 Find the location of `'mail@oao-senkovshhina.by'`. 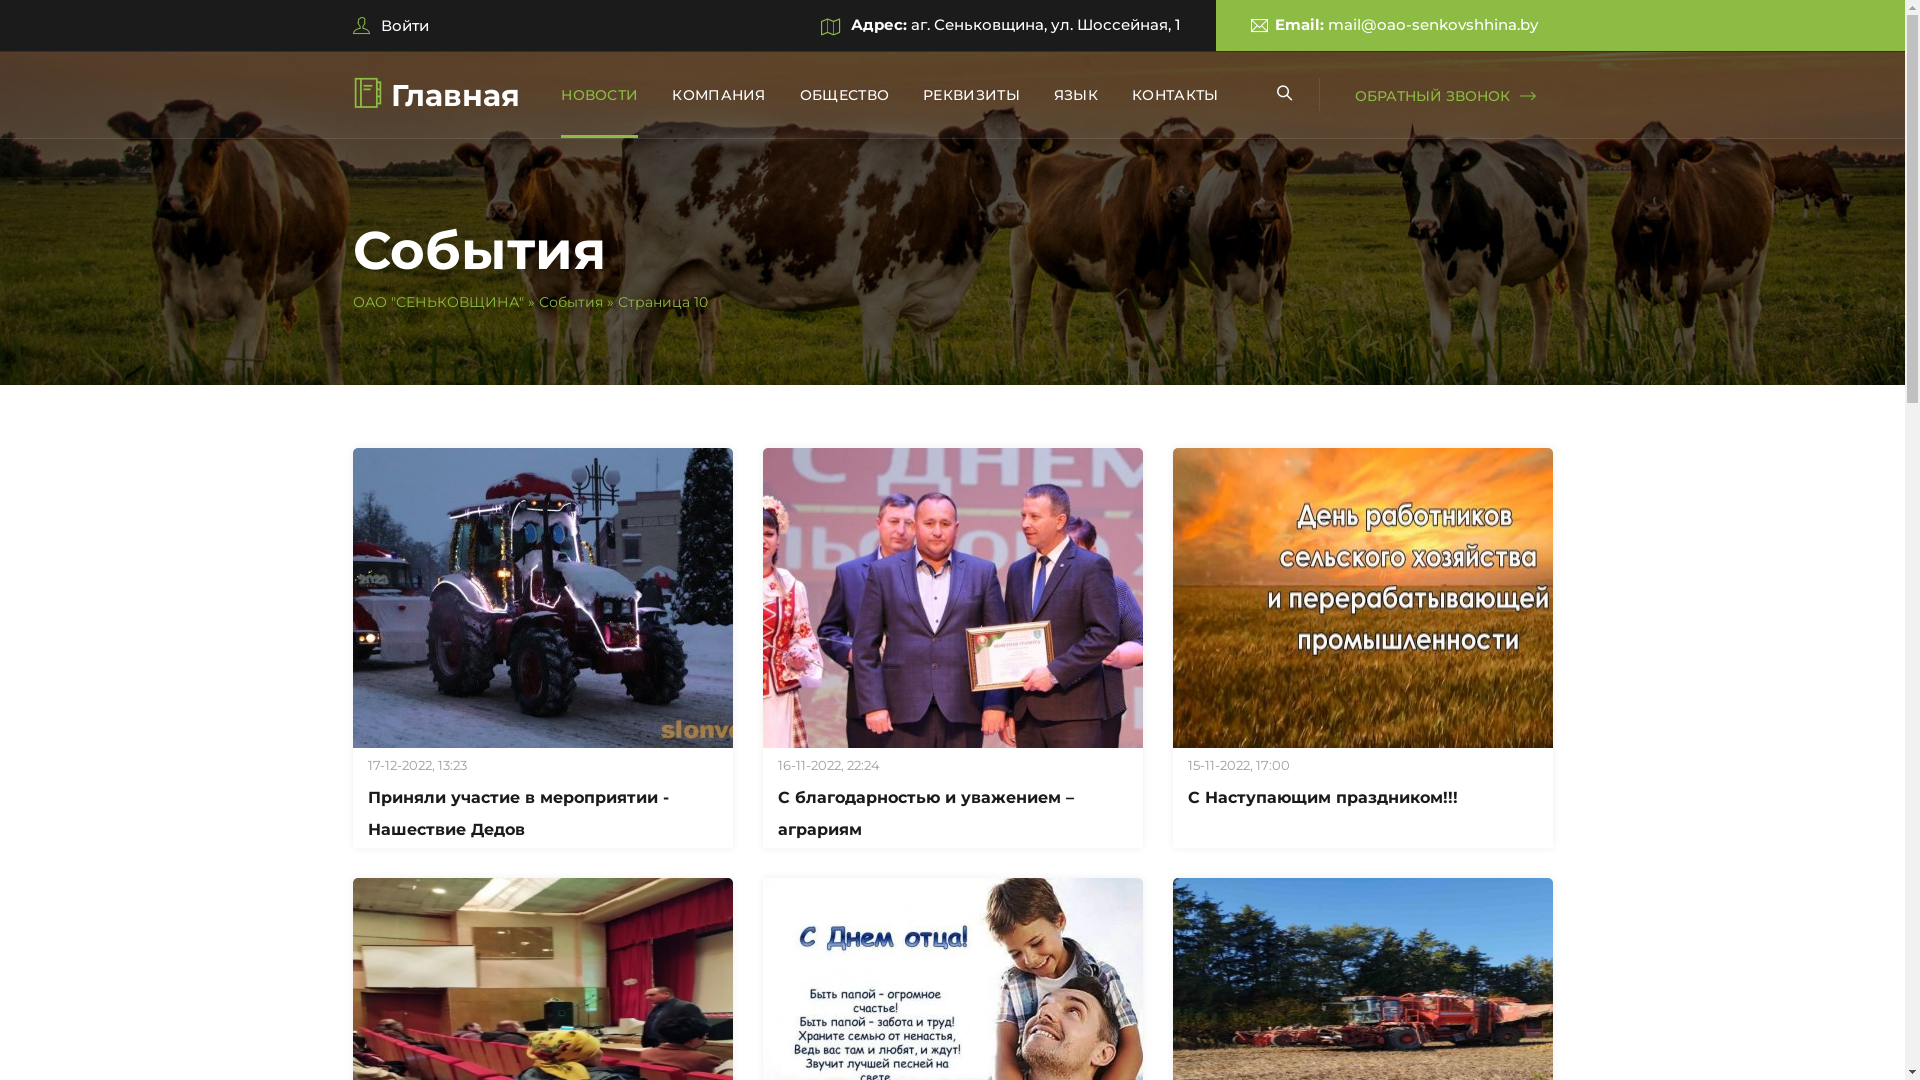

'mail@oao-senkovshhina.by' is located at coordinates (1432, 24).